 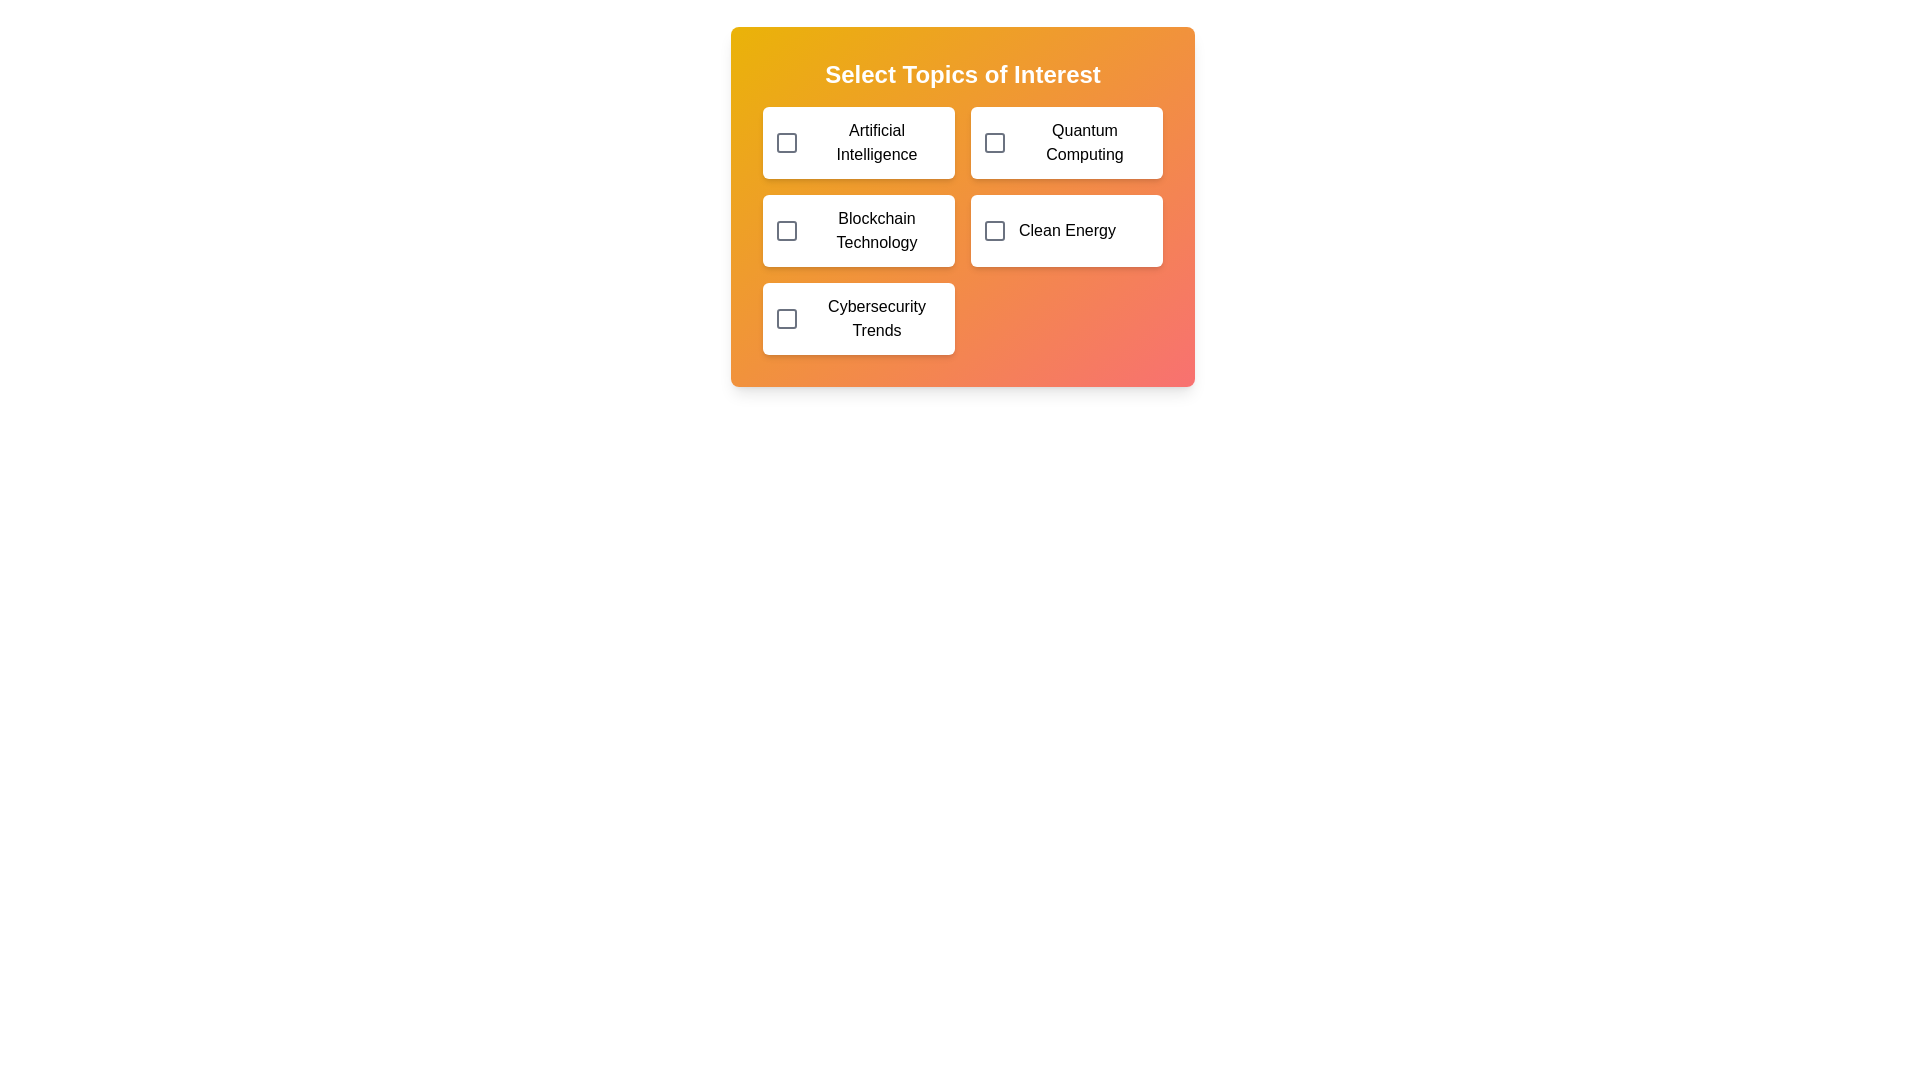 I want to click on the checkbox corresponding to the topic Quantum Computing to select or deselect it, so click(x=994, y=141).